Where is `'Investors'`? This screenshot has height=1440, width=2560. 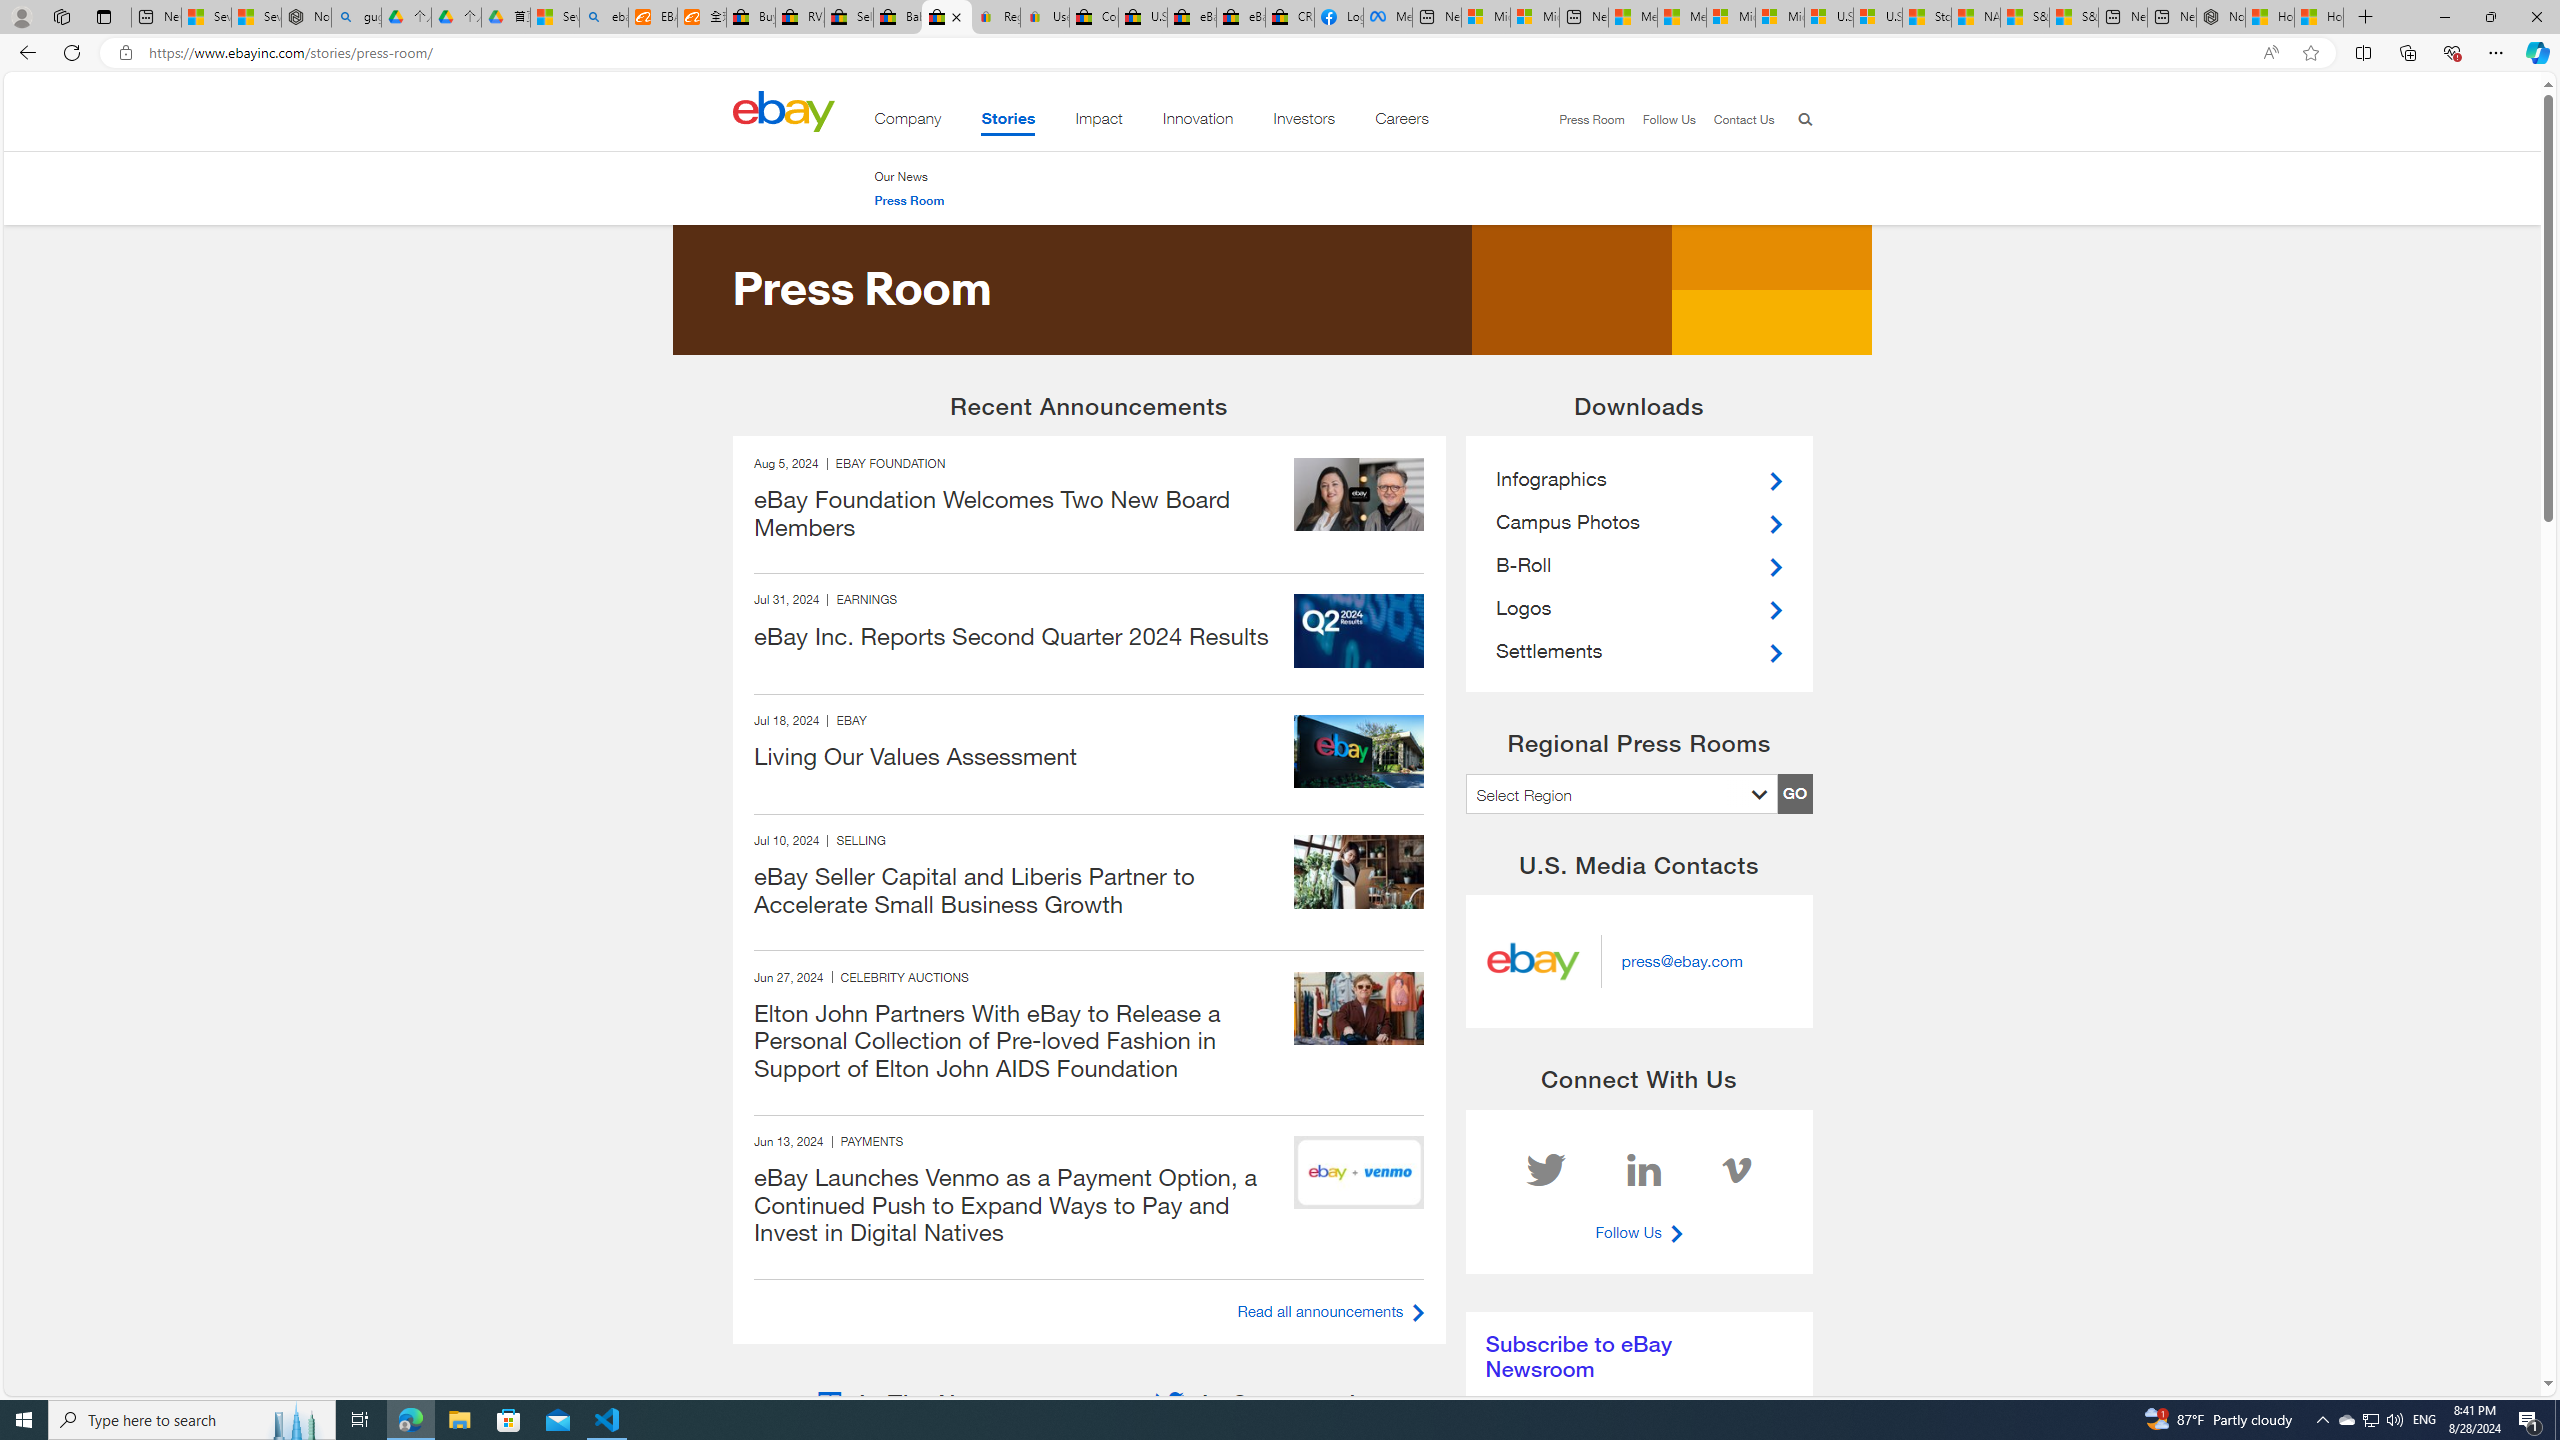 'Investors' is located at coordinates (1304, 122).